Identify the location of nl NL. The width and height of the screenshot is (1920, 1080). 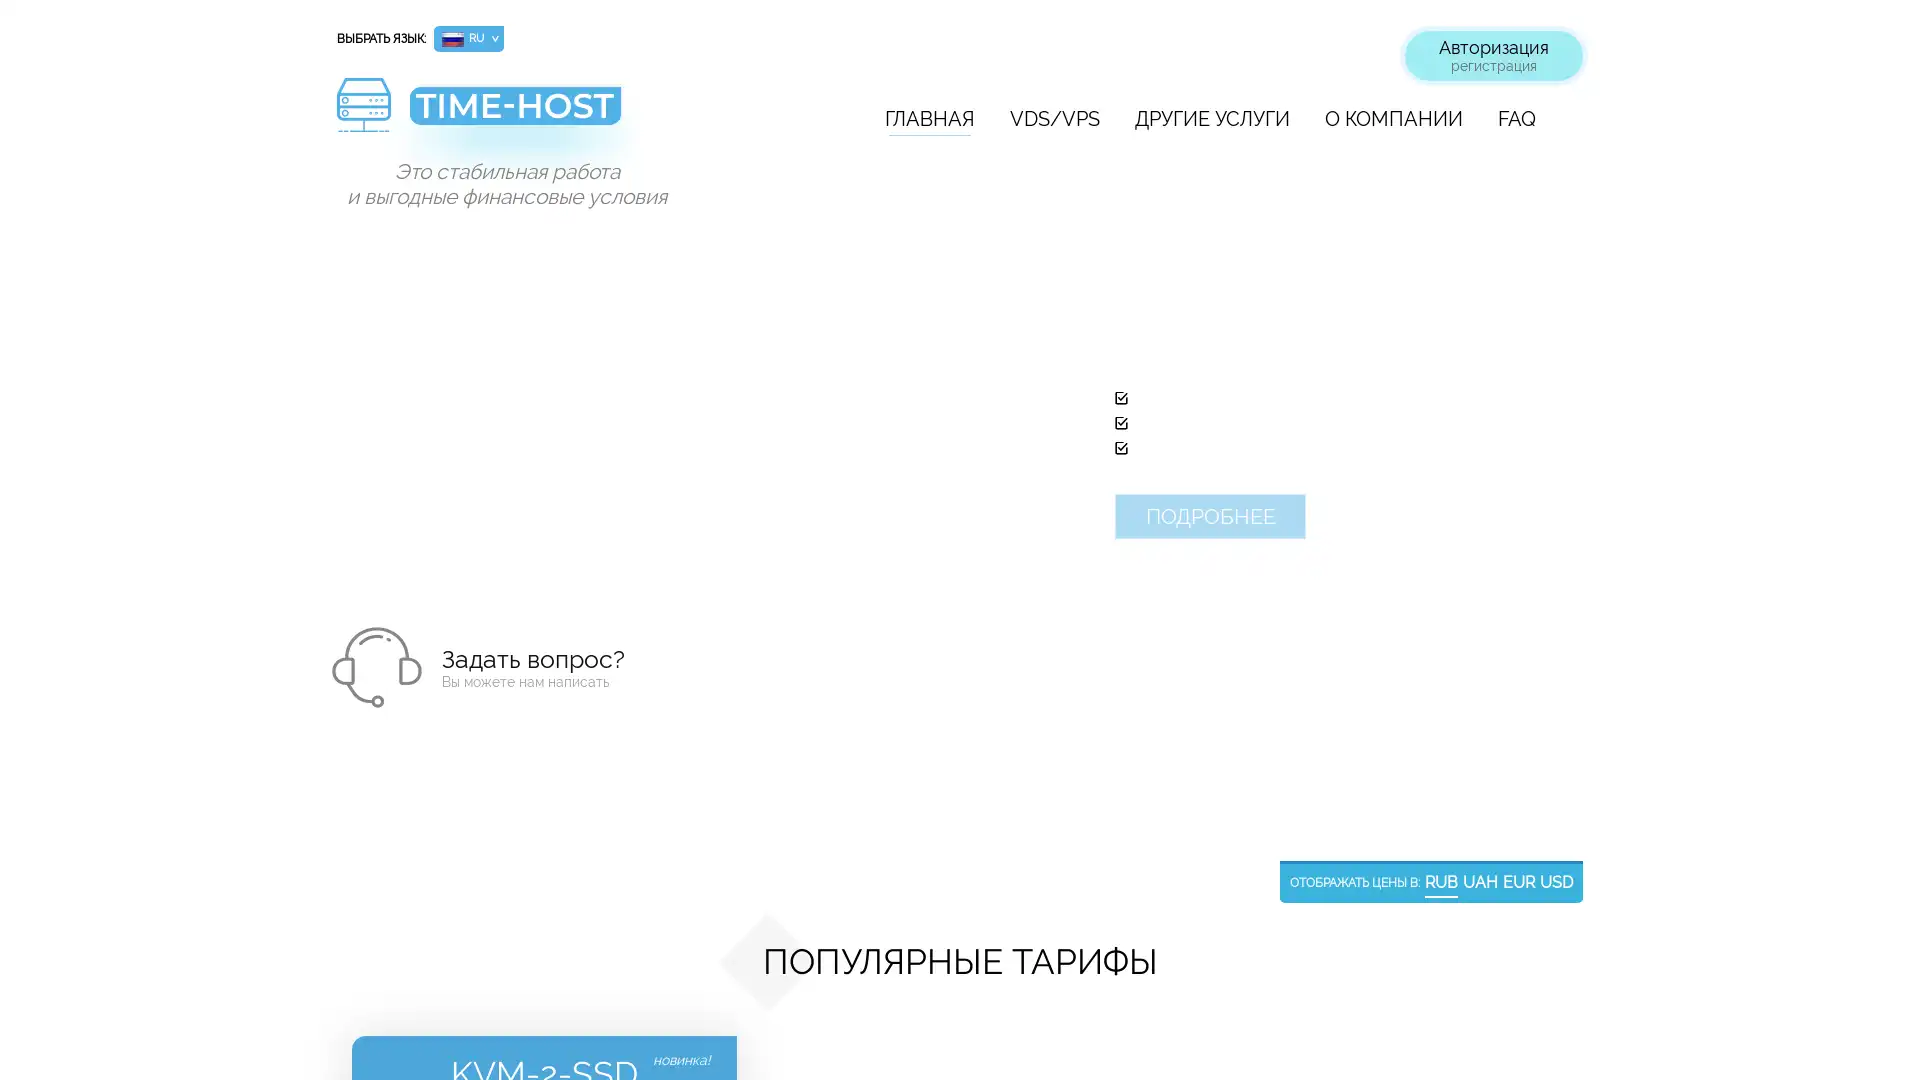
(468, 273).